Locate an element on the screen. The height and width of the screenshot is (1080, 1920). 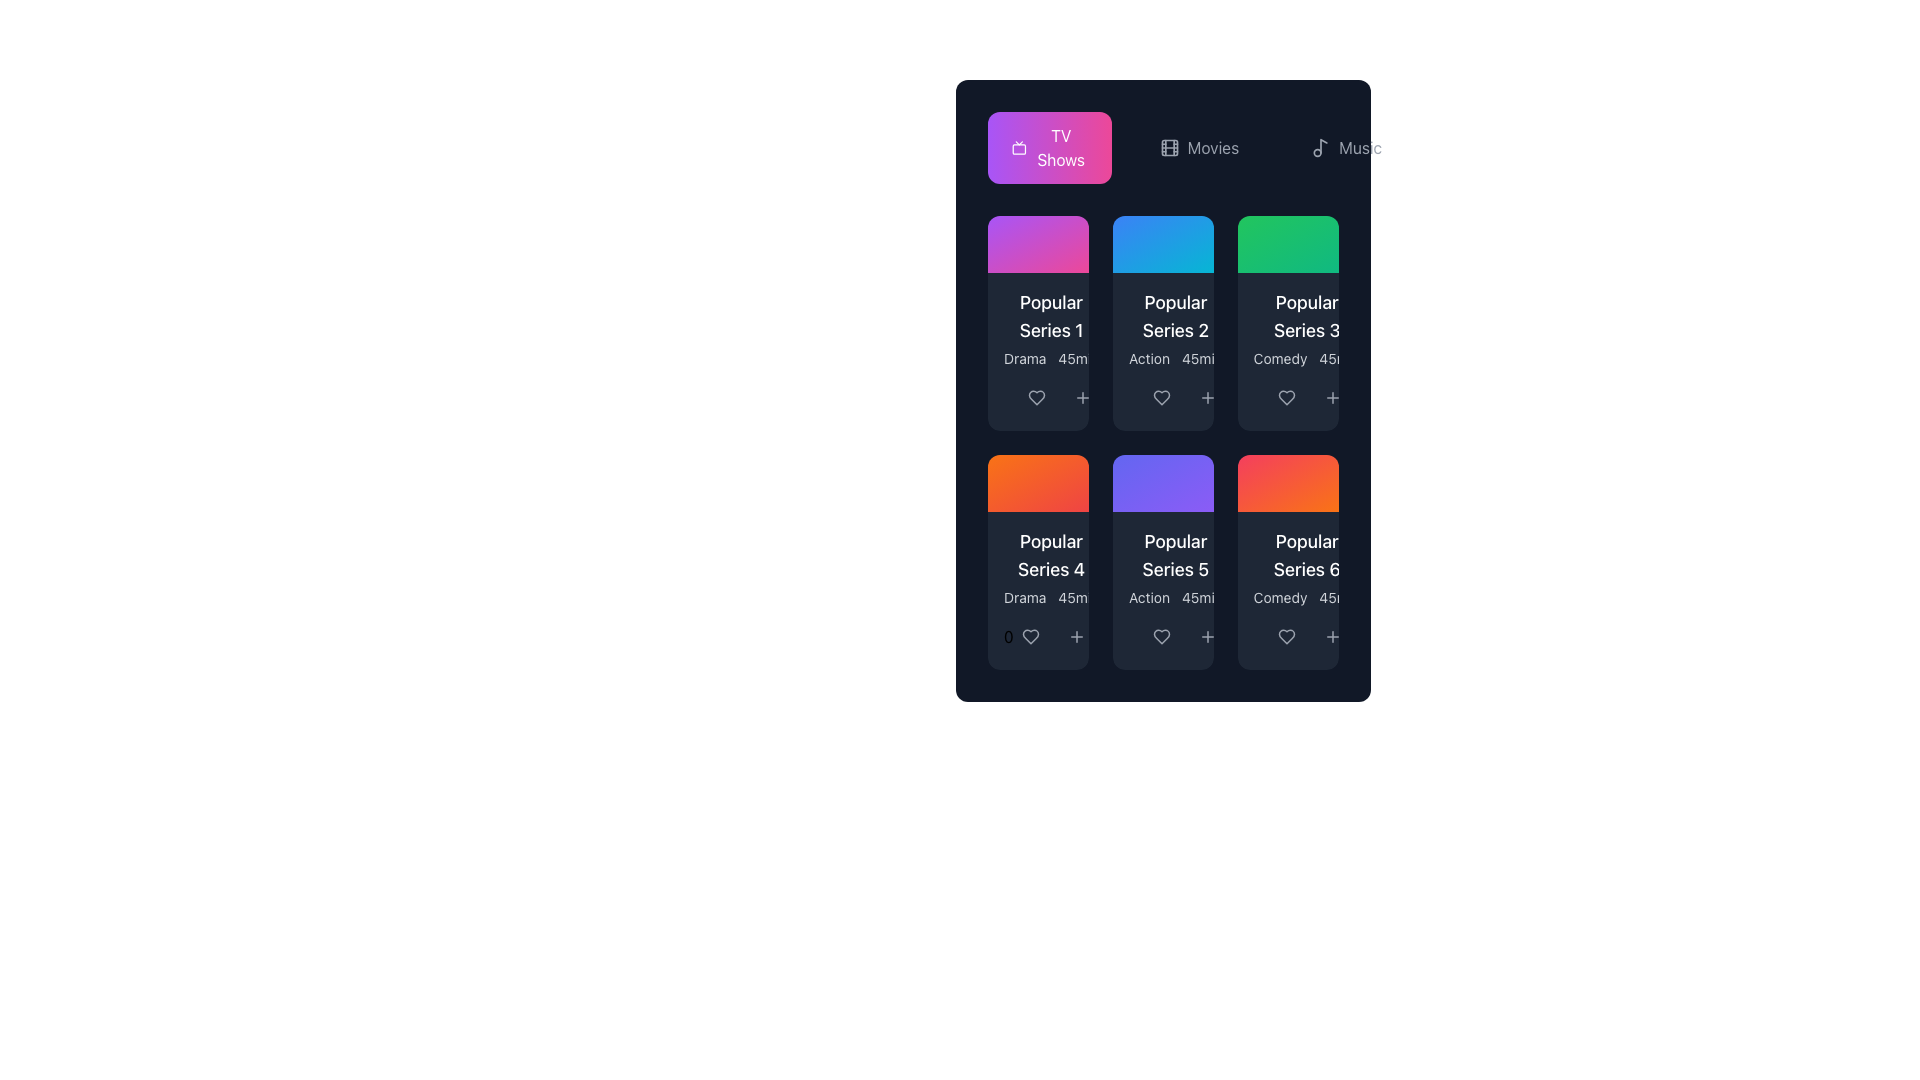
the 'Popular Series 1' Card widget located in the top-left corner of the grid under the 'TV Shows' header is located at coordinates (1038, 350).